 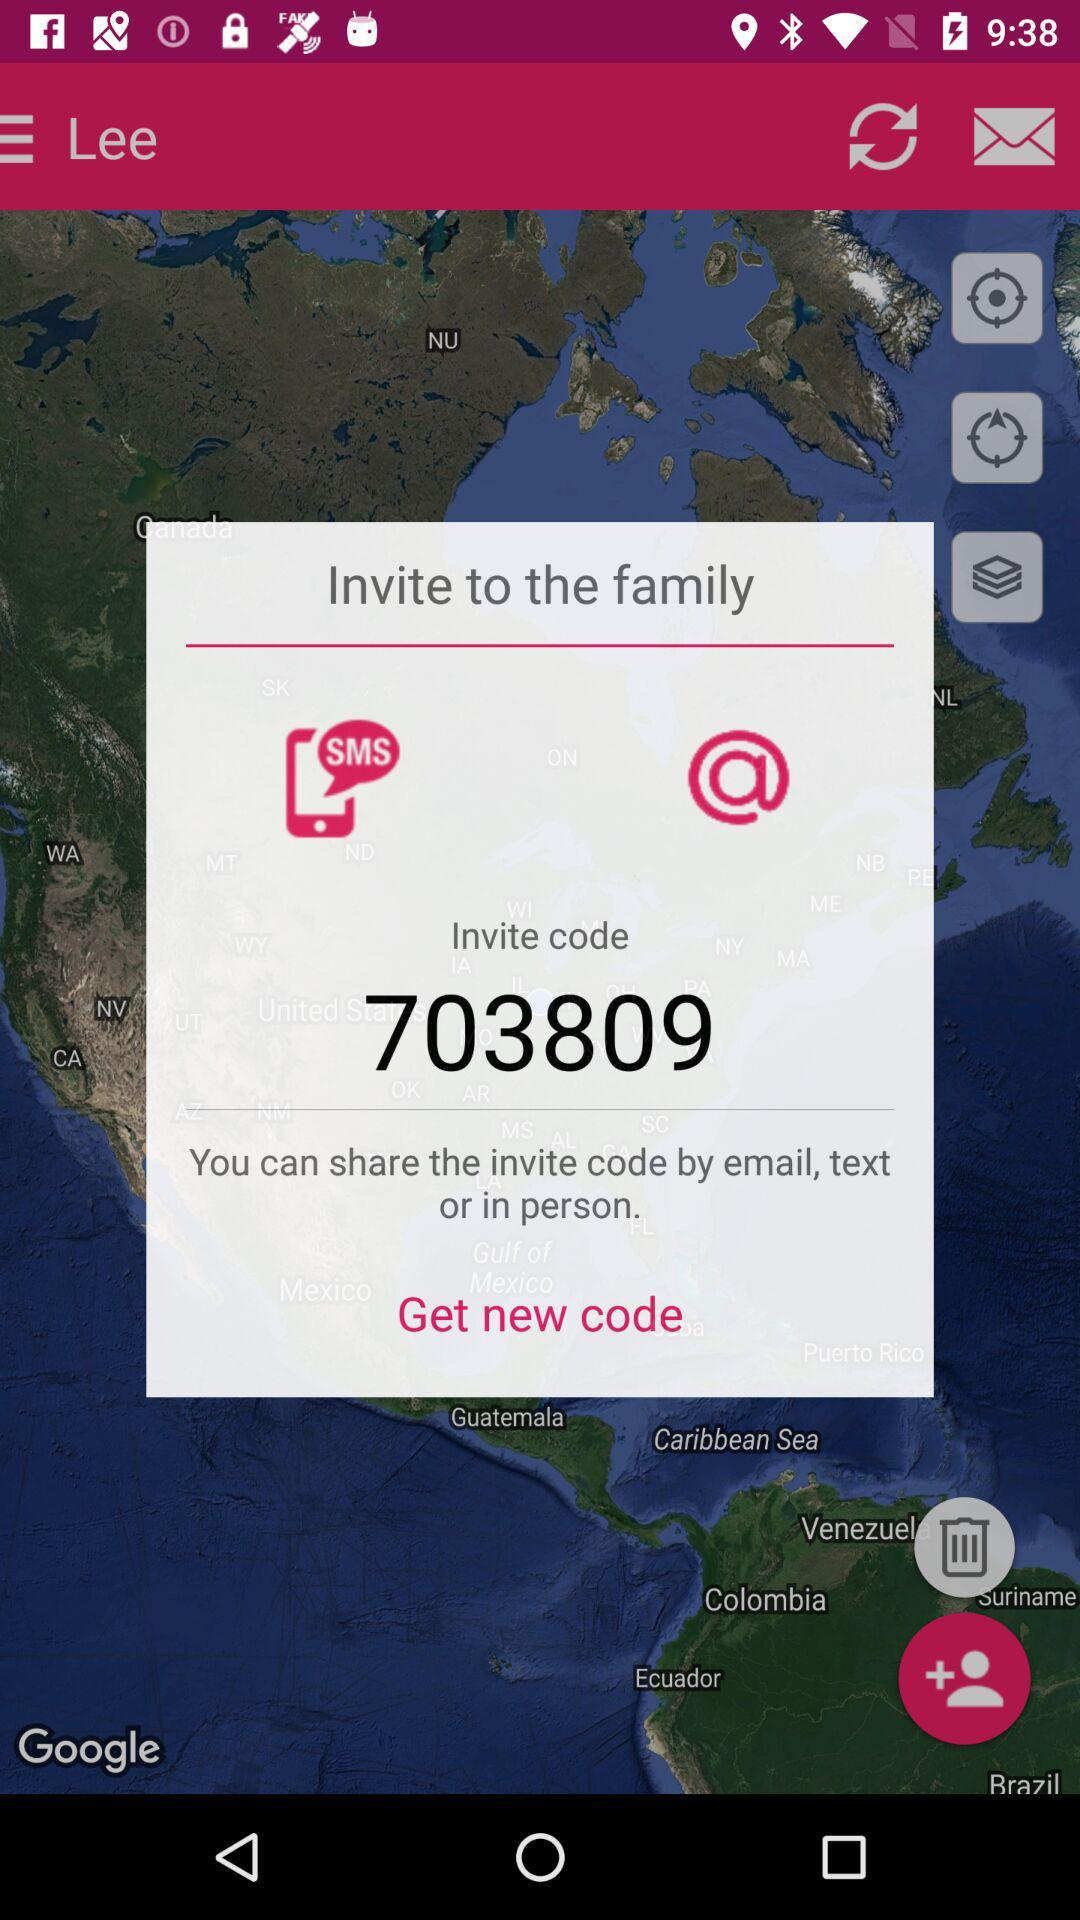 I want to click on get new code item, so click(x=540, y=1325).